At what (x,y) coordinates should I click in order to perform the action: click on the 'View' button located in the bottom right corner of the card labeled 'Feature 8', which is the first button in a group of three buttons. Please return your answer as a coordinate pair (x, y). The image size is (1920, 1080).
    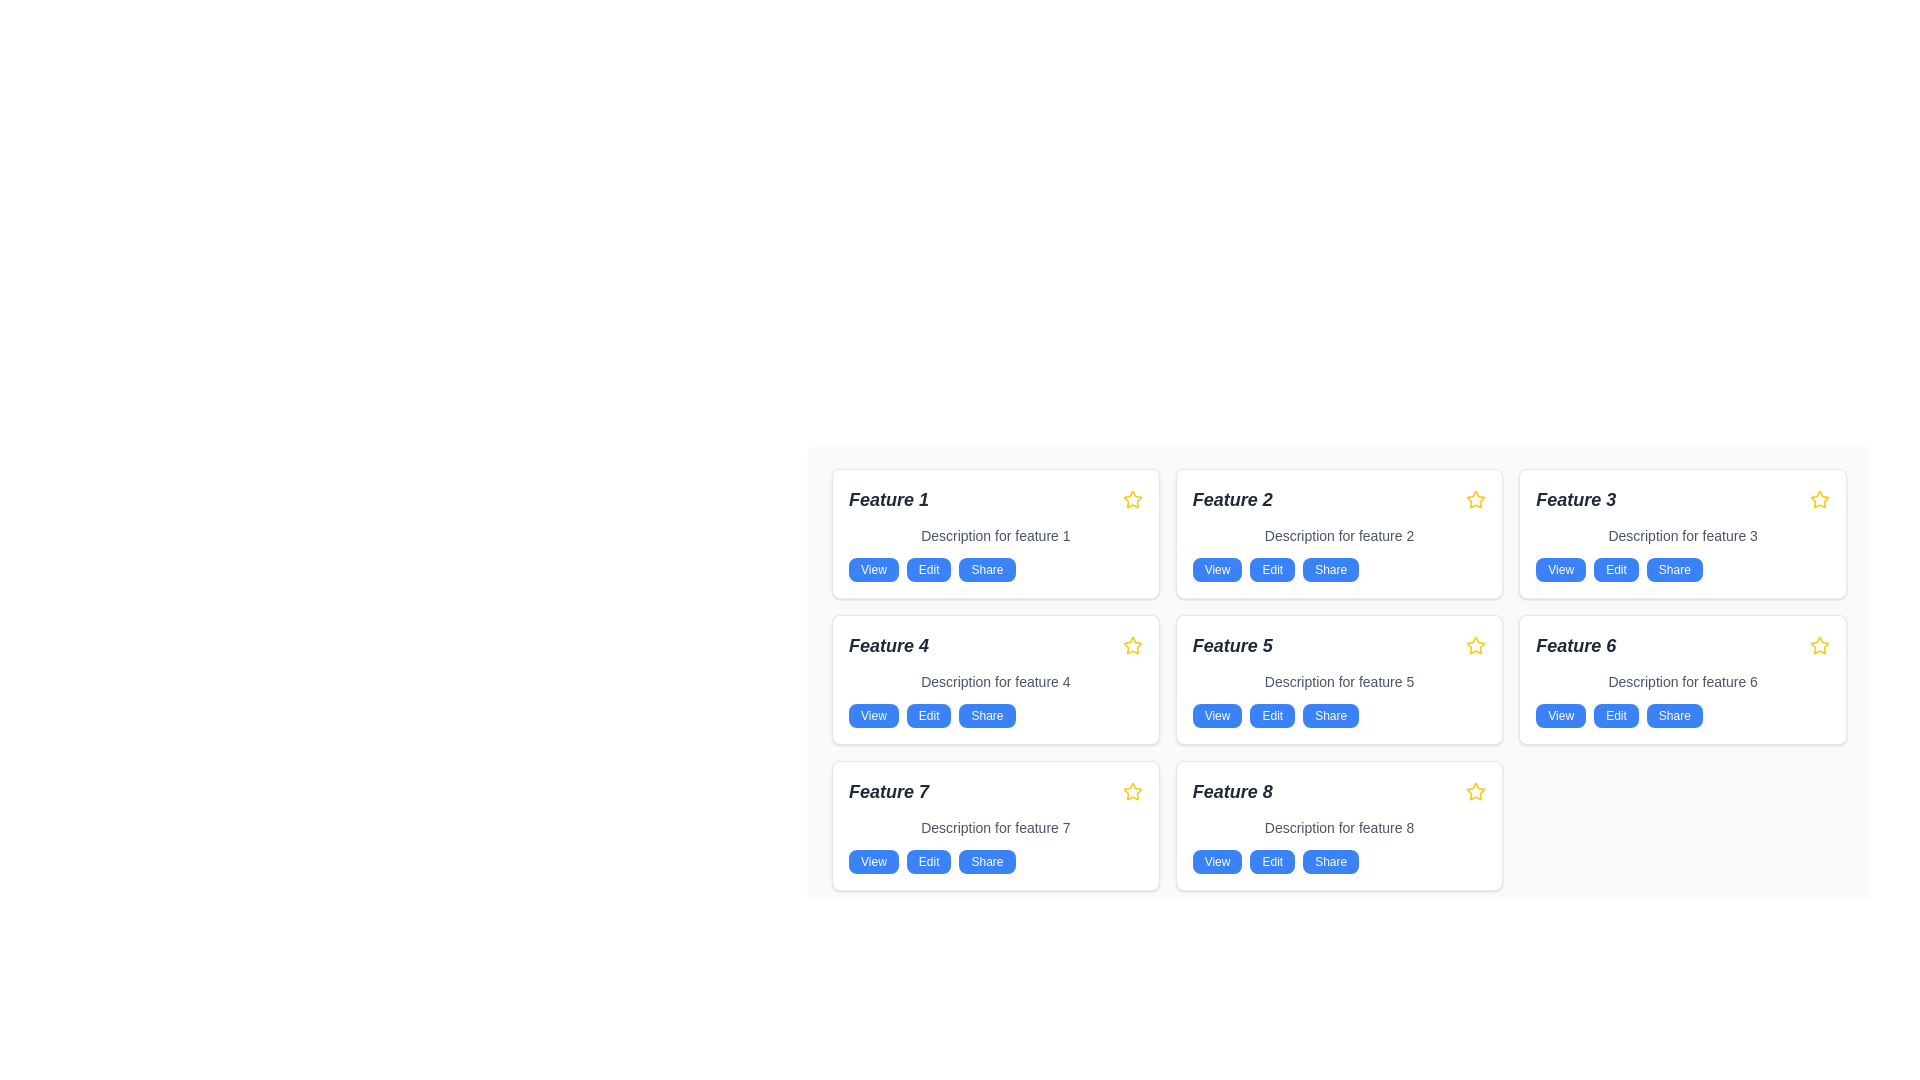
    Looking at the image, I should click on (1216, 860).